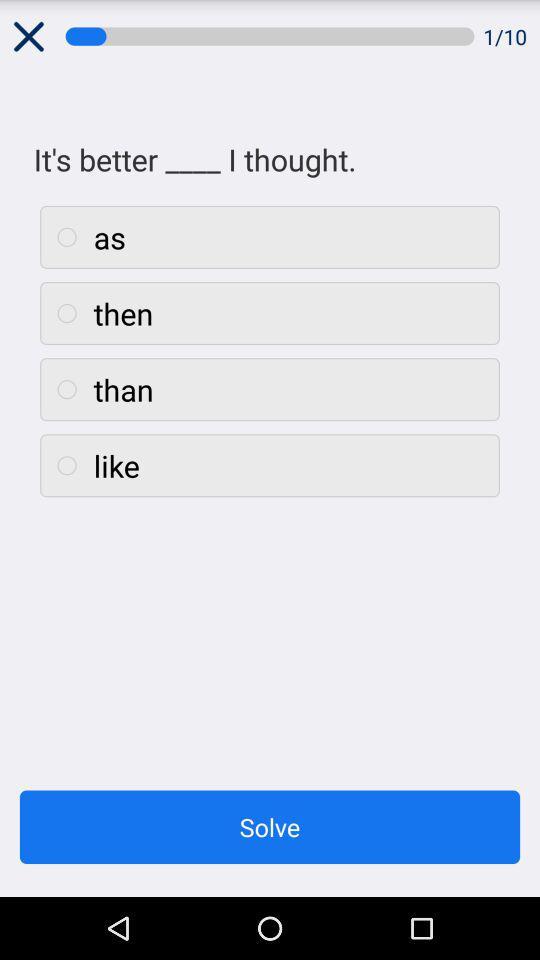 This screenshot has width=540, height=960. I want to click on the close icon, so click(27, 38).